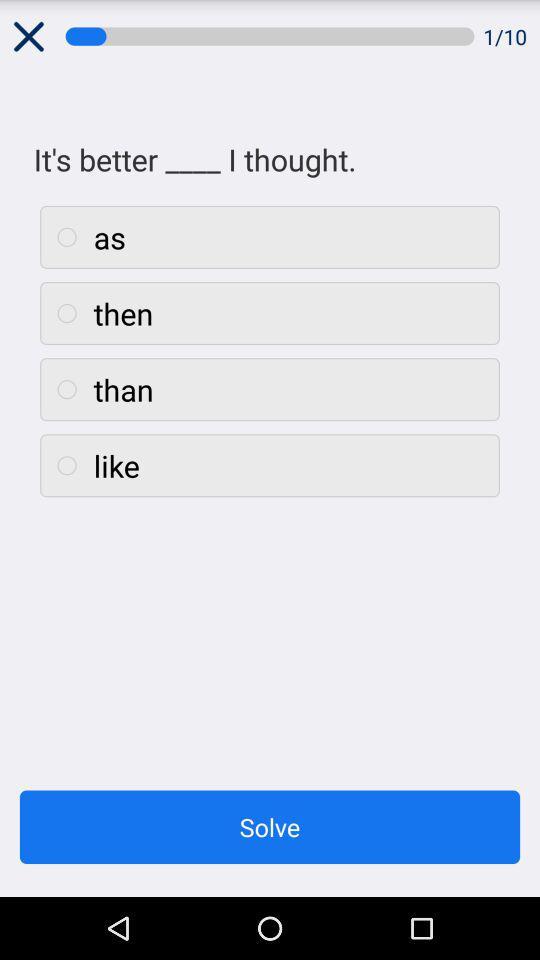 This screenshot has width=540, height=960. I want to click on the close icon, so click(27, 38).